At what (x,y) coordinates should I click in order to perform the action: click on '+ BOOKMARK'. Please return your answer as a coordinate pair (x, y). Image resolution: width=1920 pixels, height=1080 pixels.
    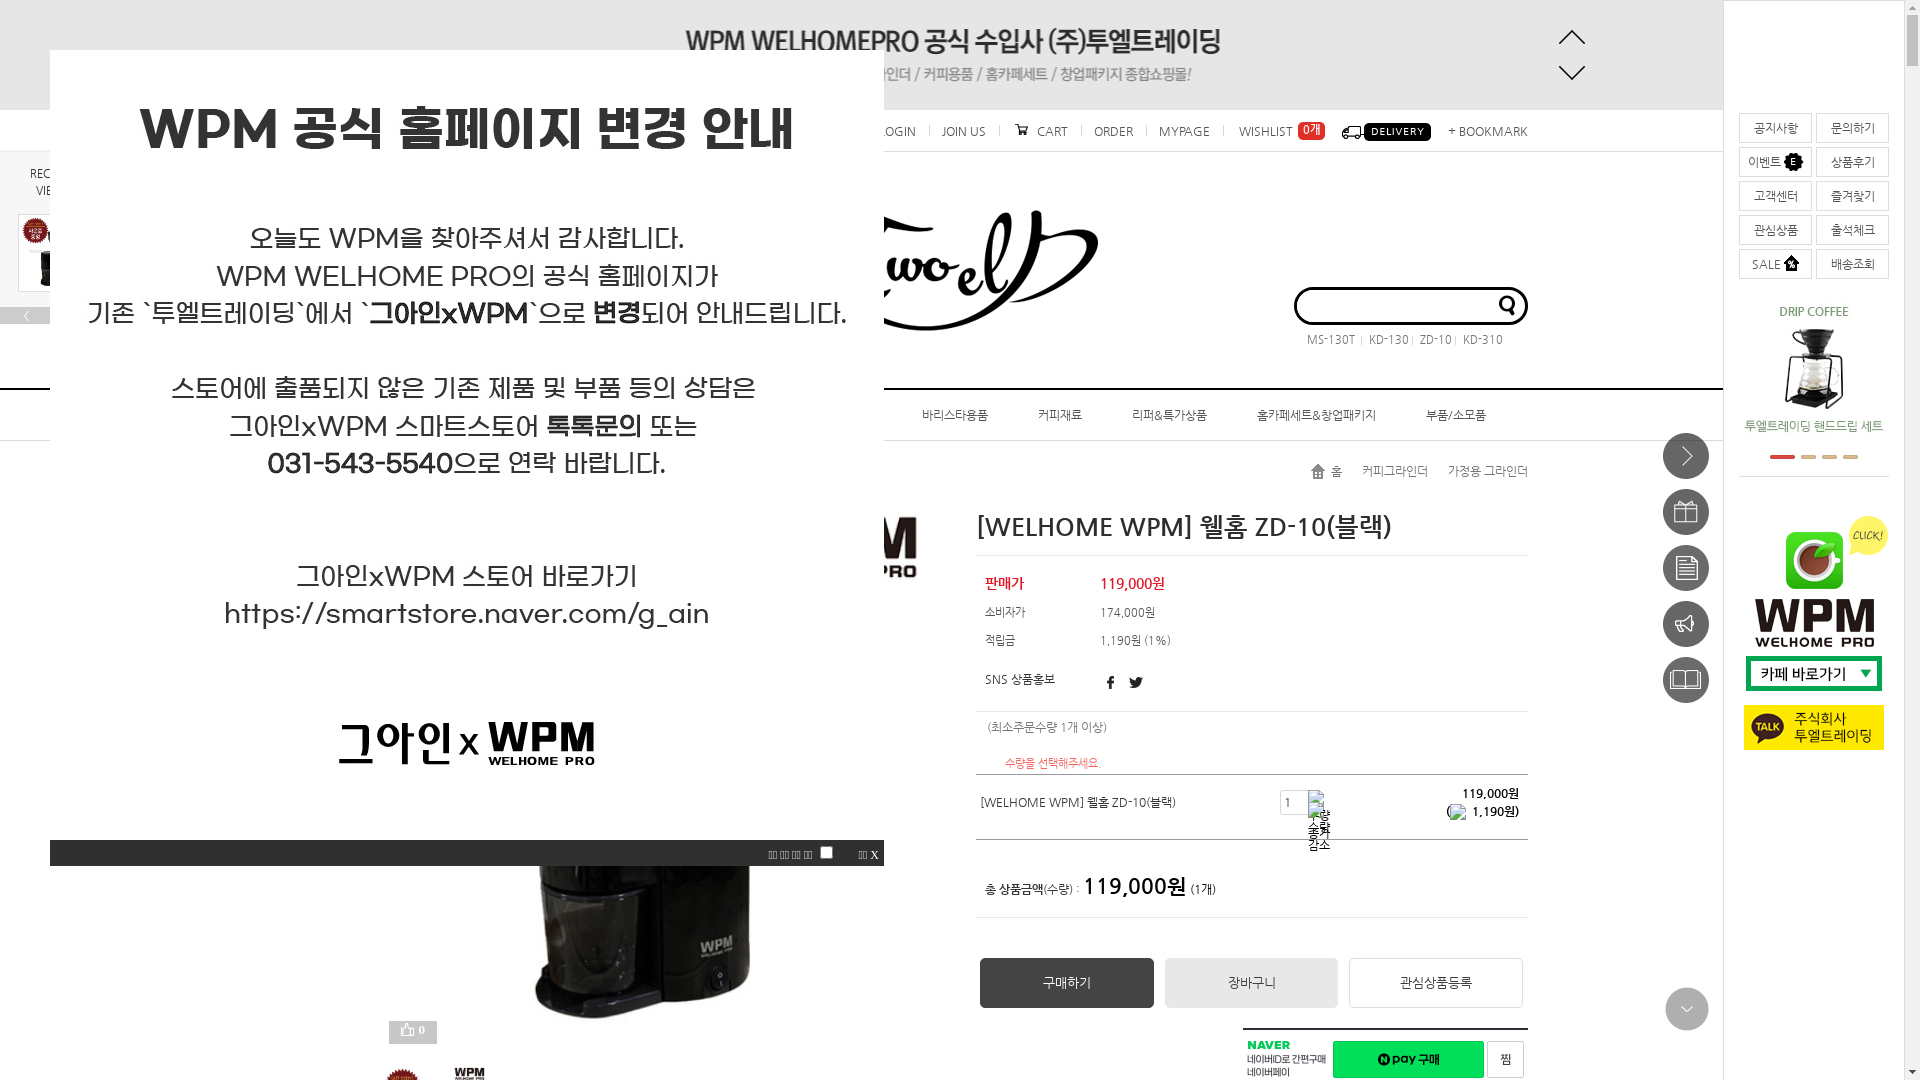
    Looking at the image, I should click on (1483, 131).